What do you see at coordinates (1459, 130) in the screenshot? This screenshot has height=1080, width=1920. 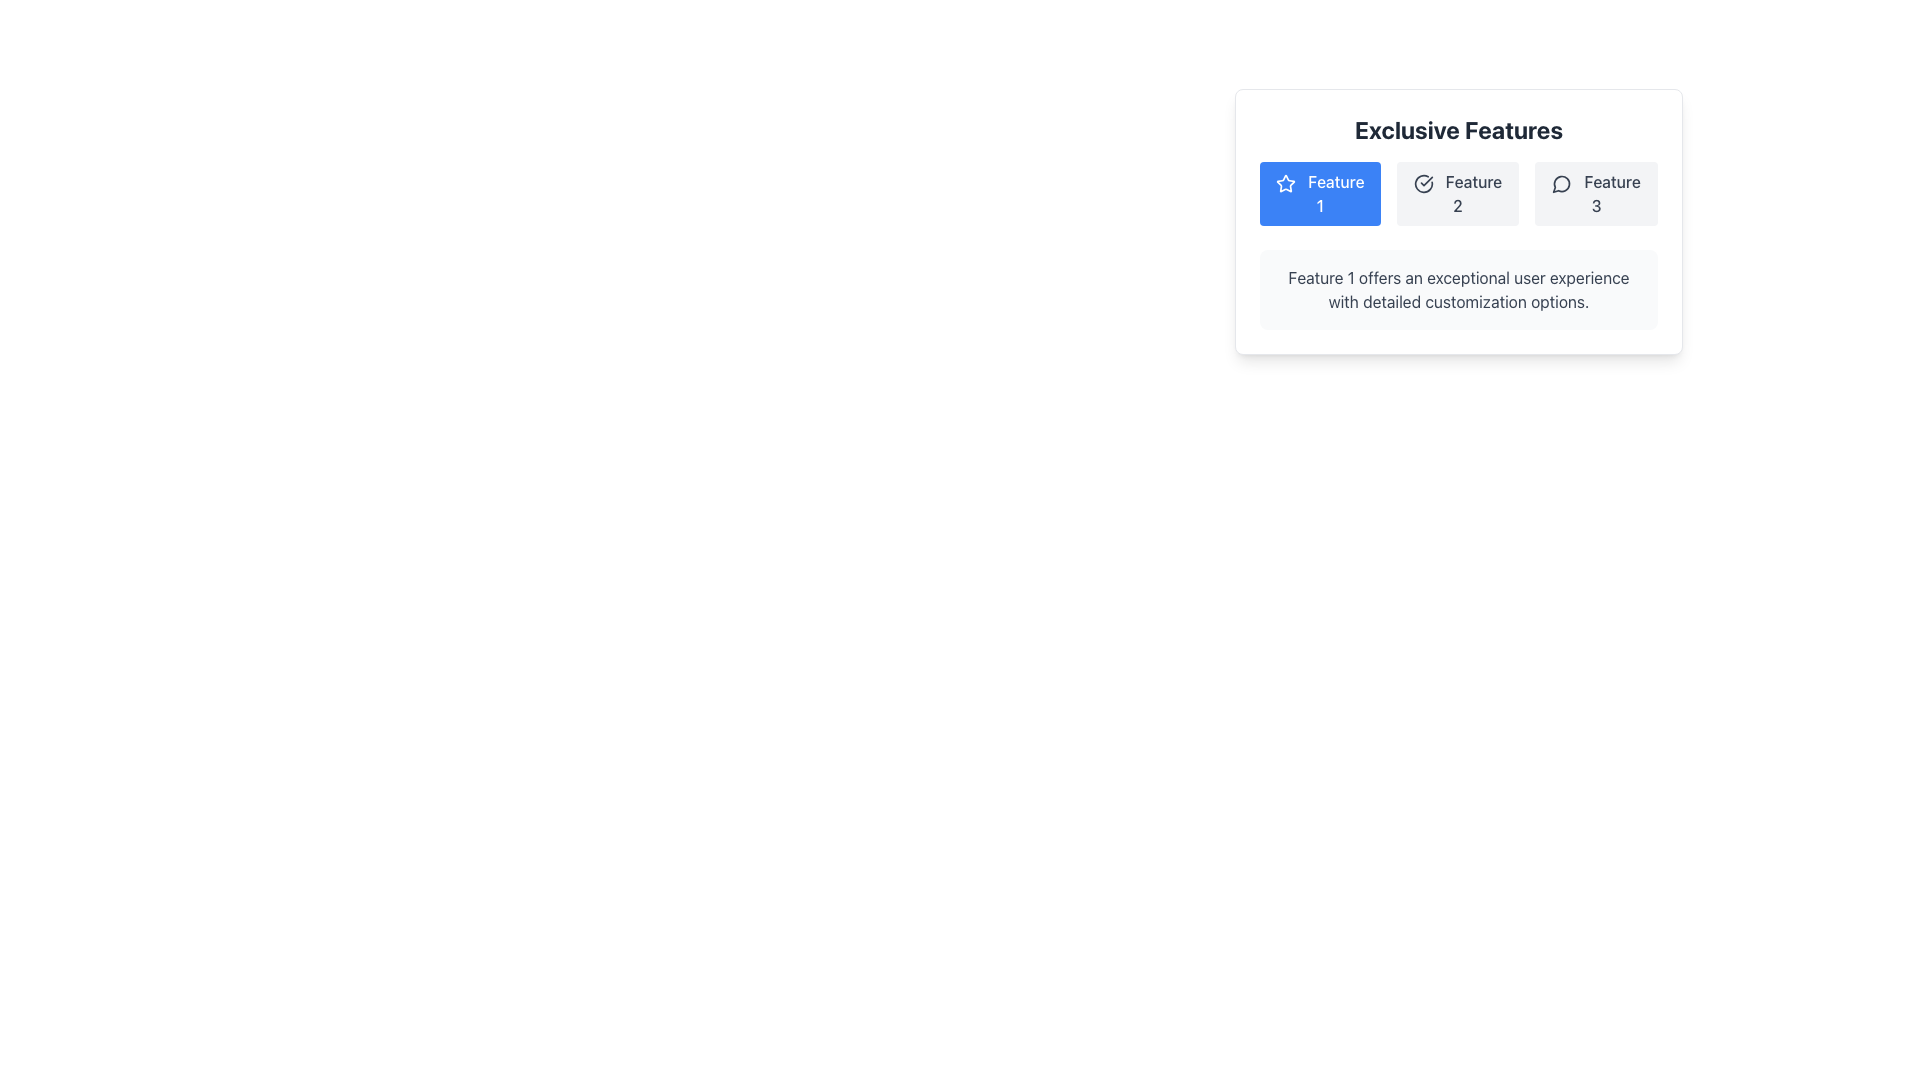 I see `the textual heading 'Exclusive Features' which is styled with a bold, large font in dark gray (#4A5568) at the top center of a bordered white card` at bounding box center [1459, 130].